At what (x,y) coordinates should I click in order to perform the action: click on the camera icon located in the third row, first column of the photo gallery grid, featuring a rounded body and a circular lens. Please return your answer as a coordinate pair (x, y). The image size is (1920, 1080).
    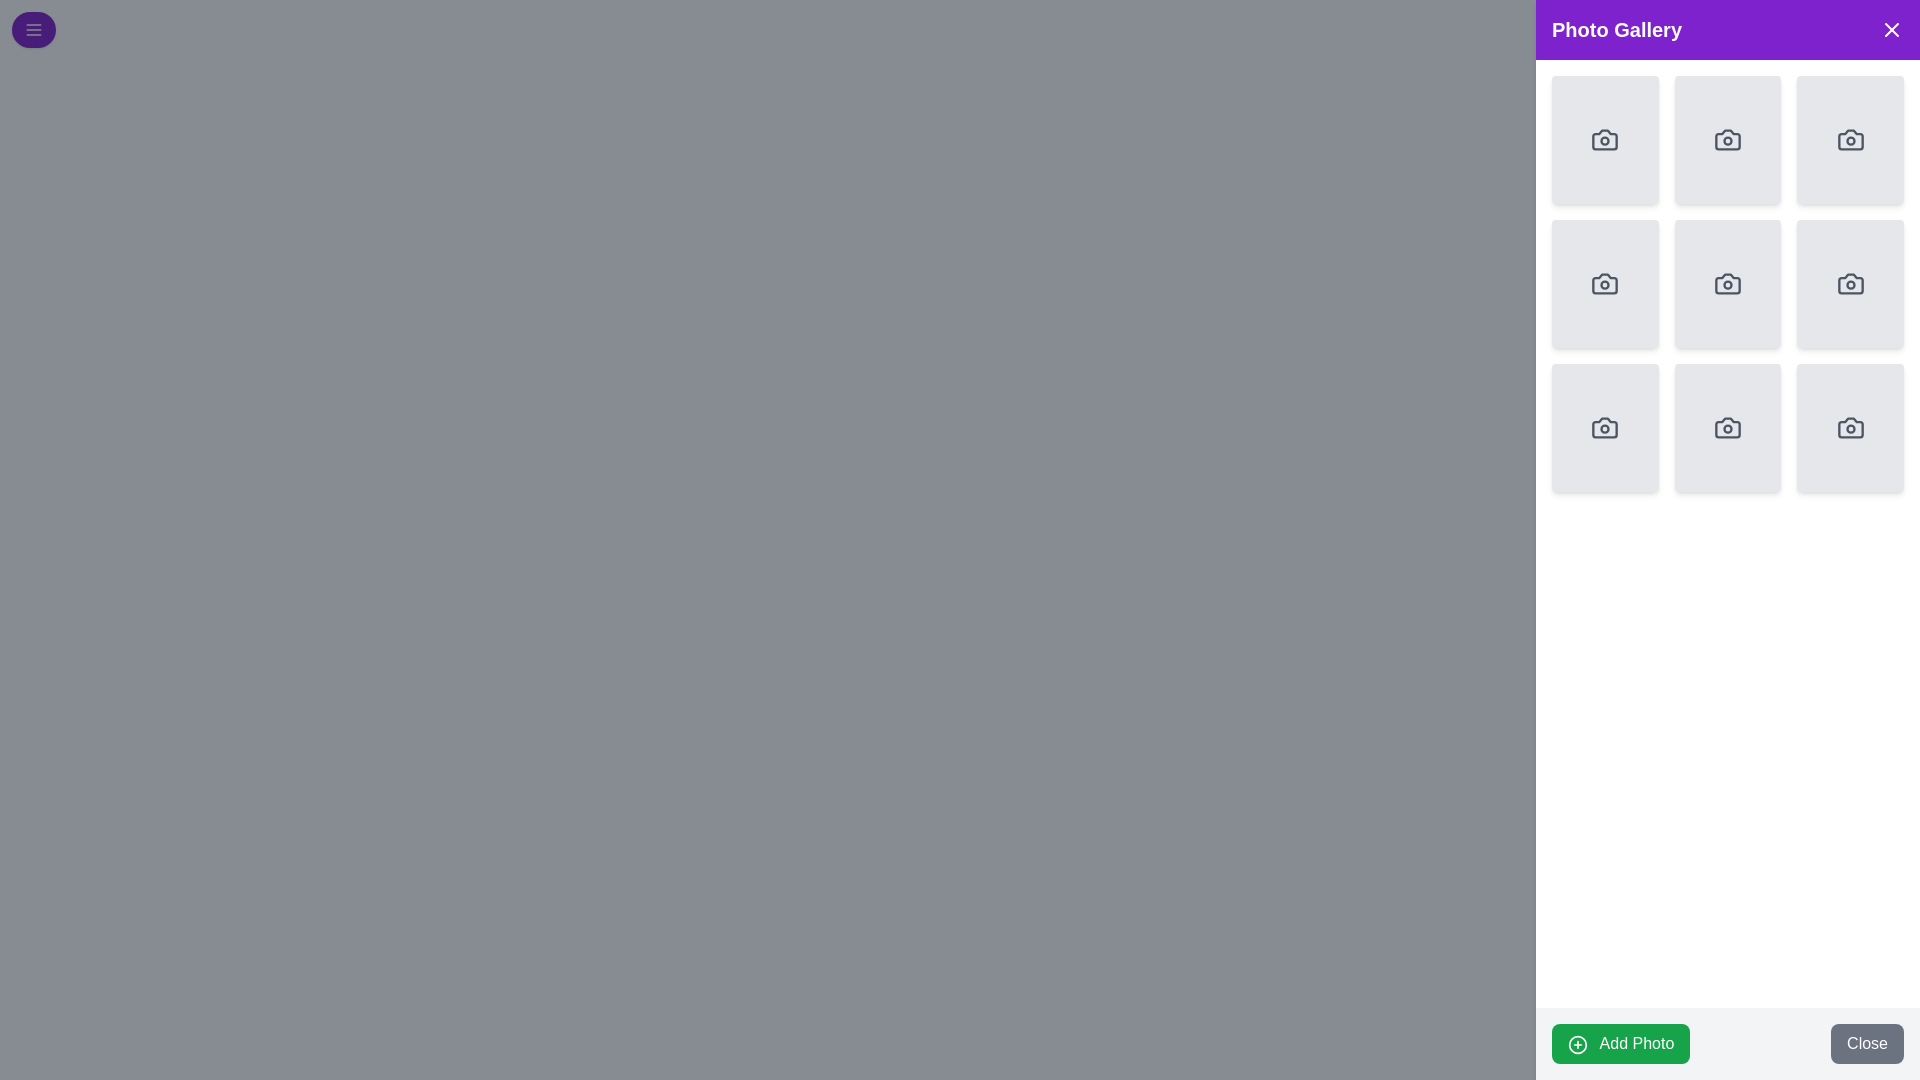
    Looking at the image, I should click on (1605, 427).